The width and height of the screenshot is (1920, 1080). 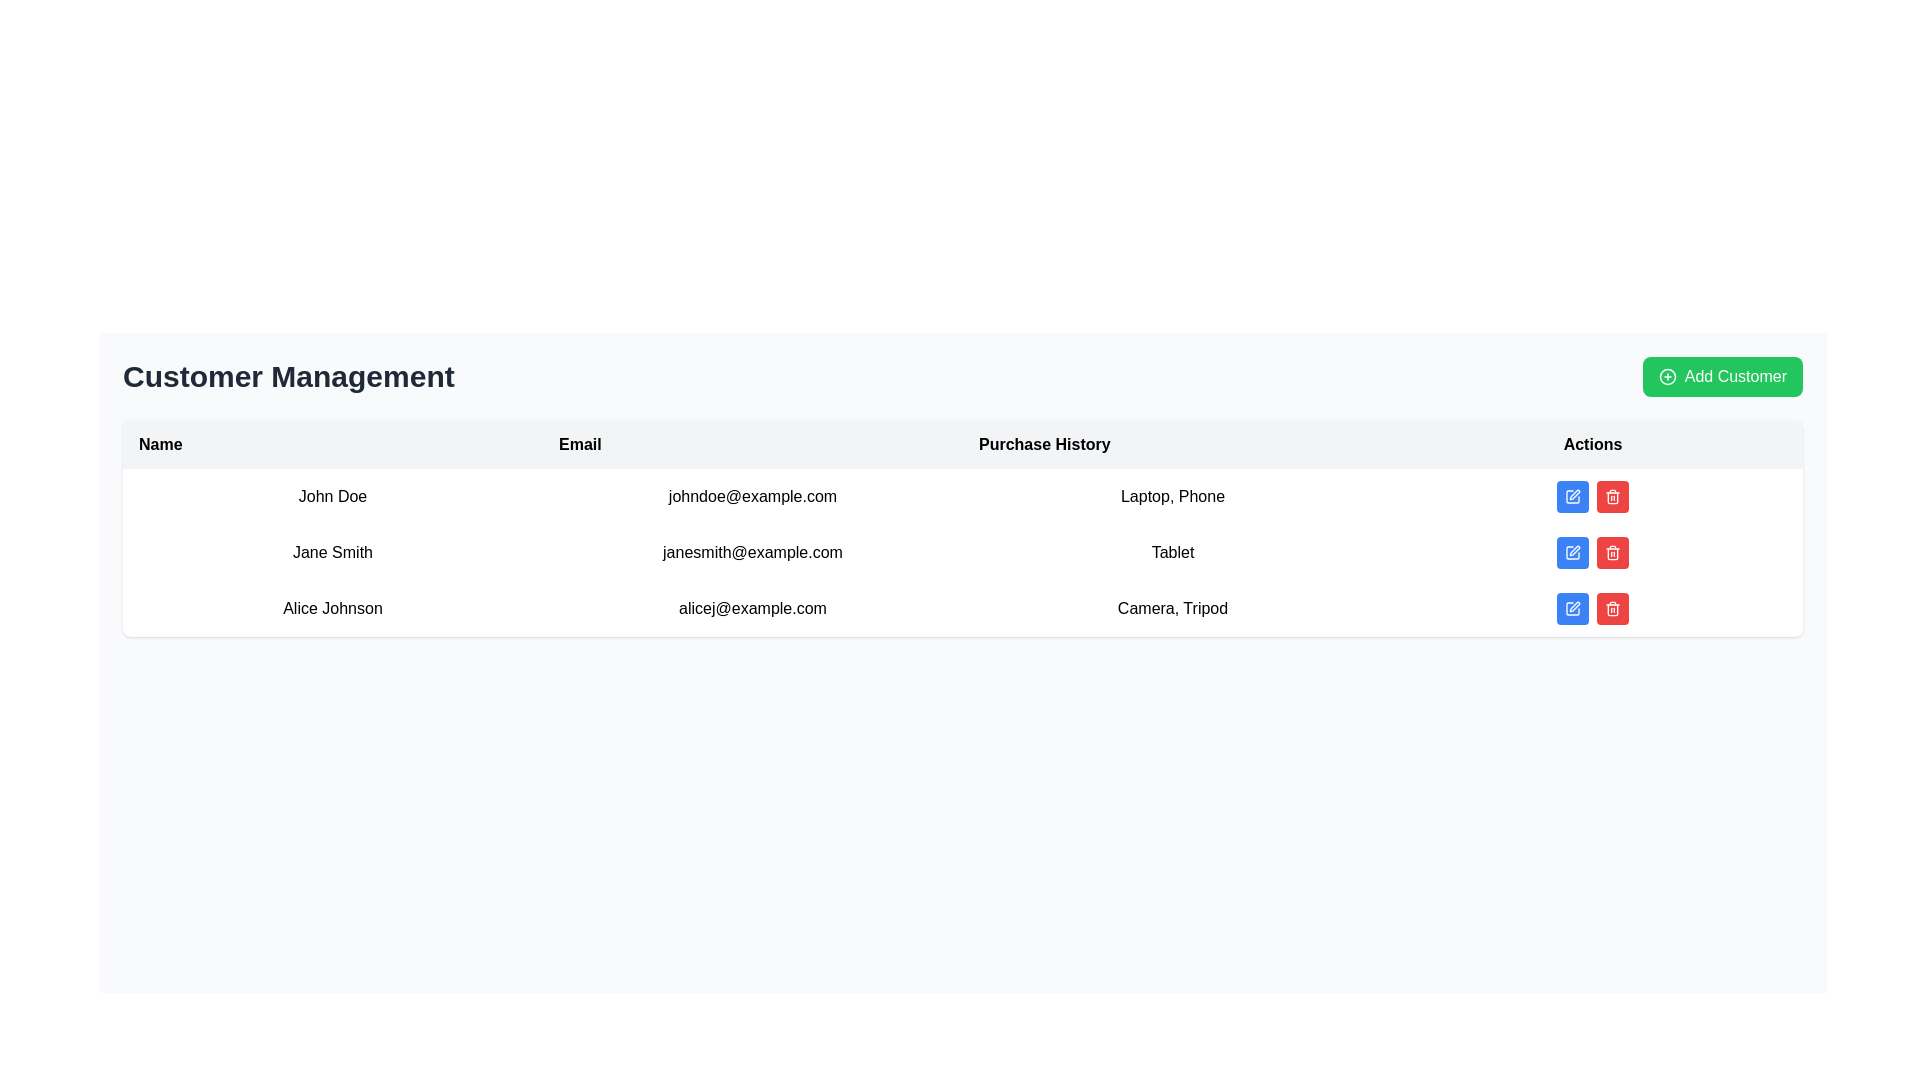 What do you see at coordinates (1573, 551) in the screenshot?
I see `the edit icon button located in the 'Actions' column of the table for the second row (Jane Smith)` at bounding box center [1573, 551].